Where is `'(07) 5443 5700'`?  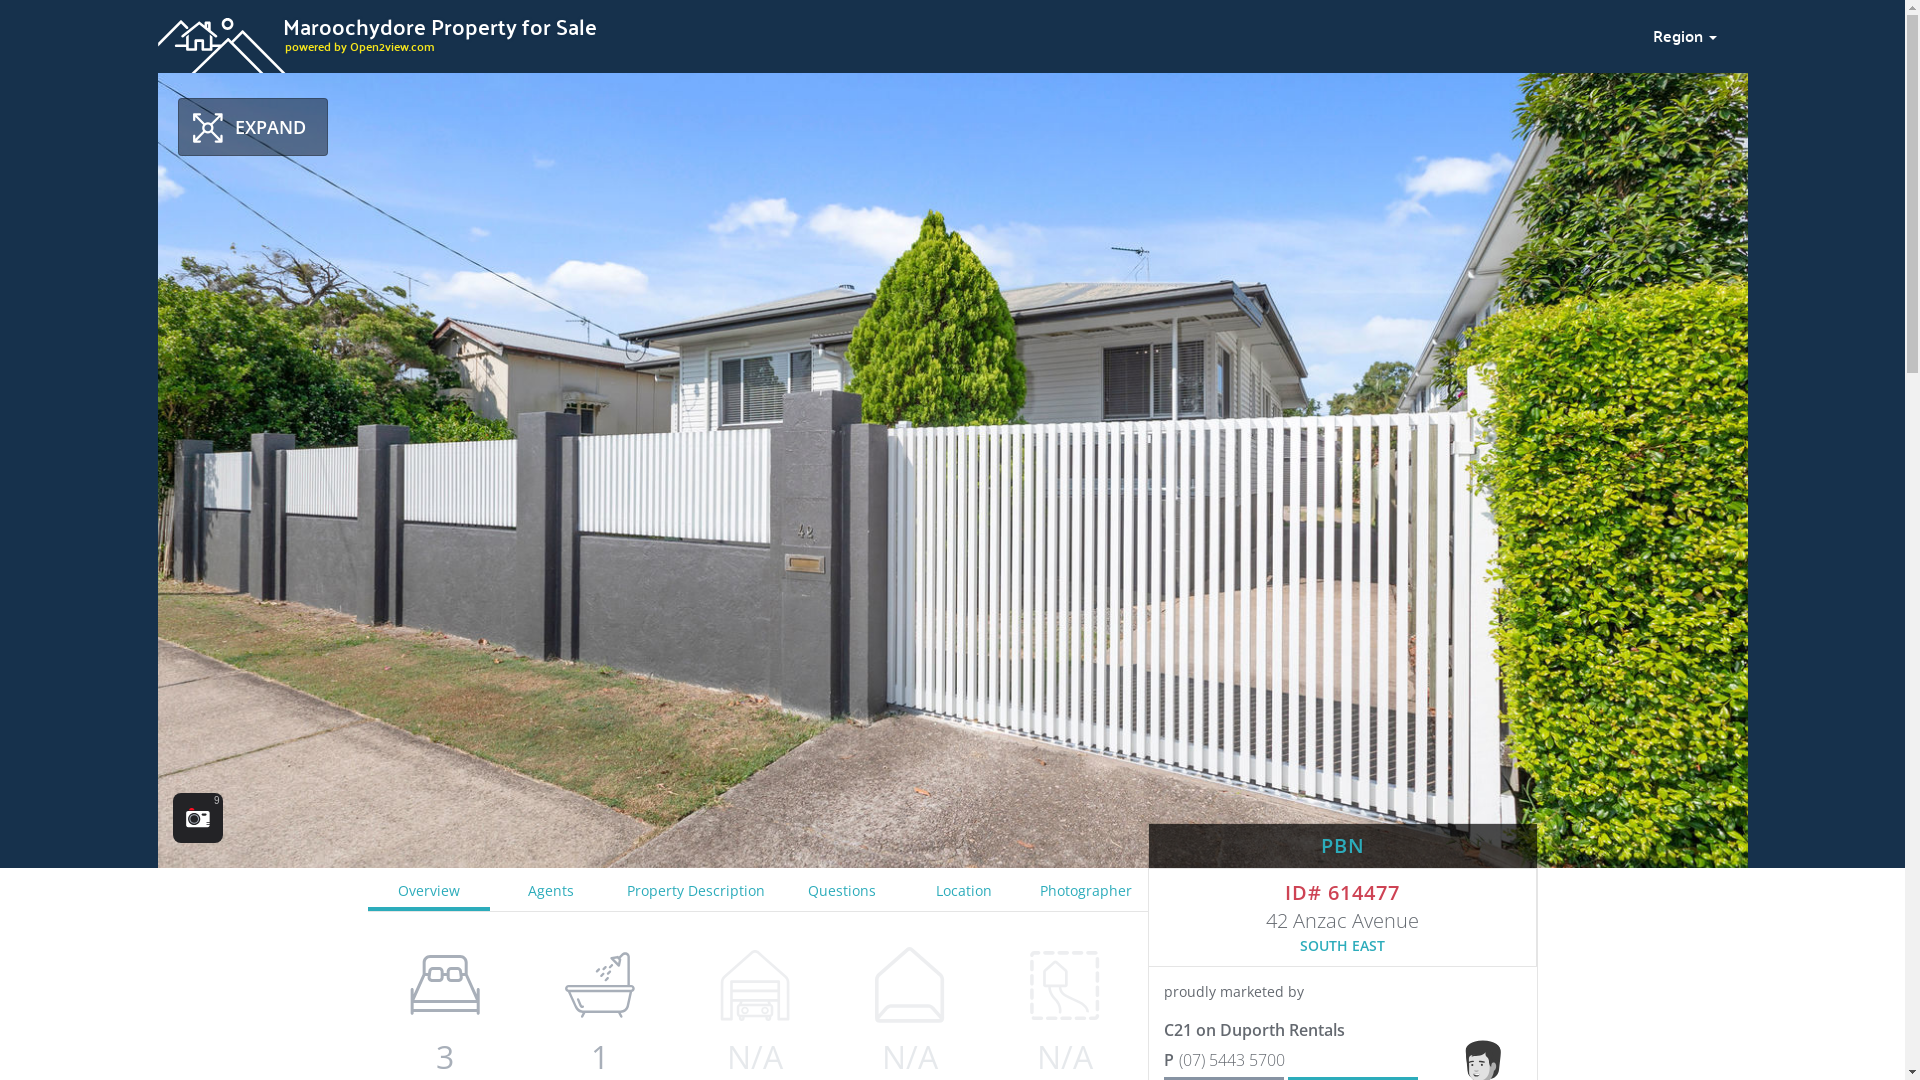 '(07) 5443 5700' is located at coordinates (1163, 1059).